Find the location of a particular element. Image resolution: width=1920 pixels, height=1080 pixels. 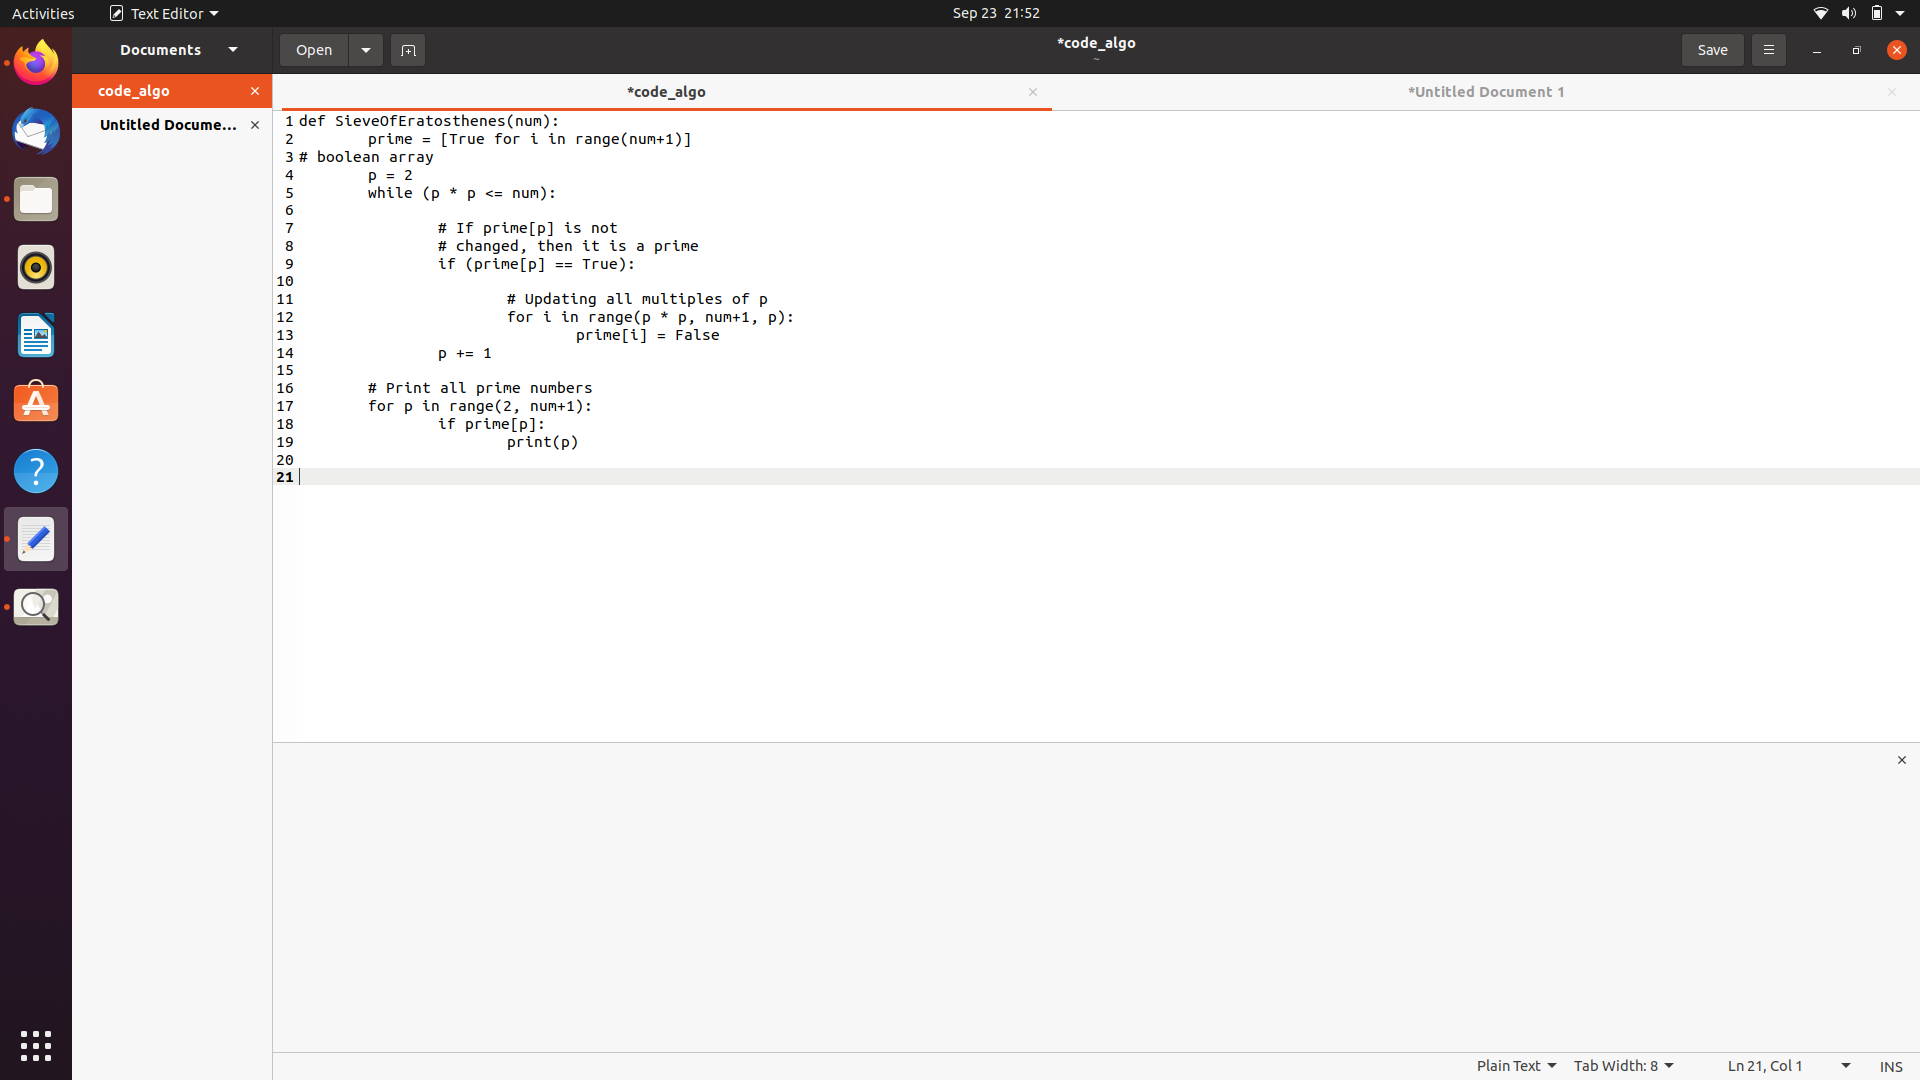

a file from the left side menu is located at coordinates (311, 48).